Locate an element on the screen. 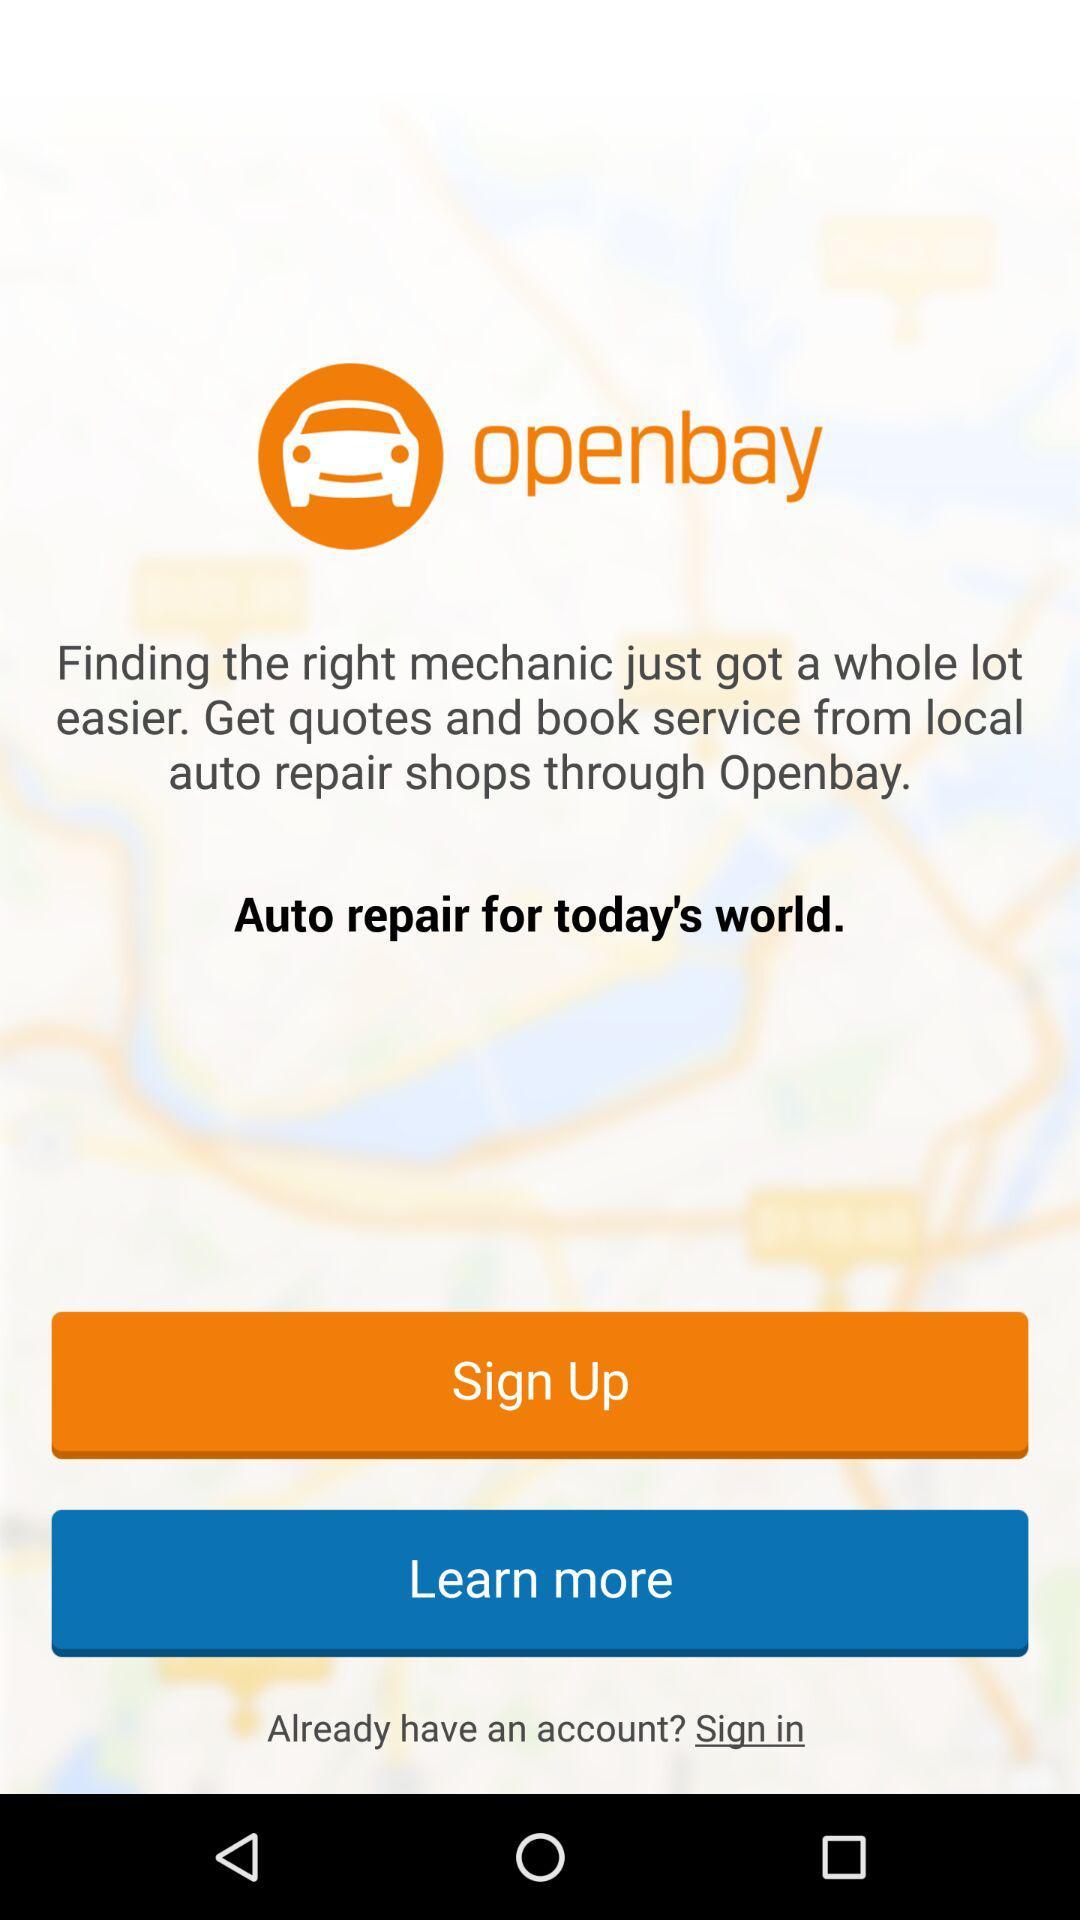  icon below learn more icon is located at coordinates (540, 1726).